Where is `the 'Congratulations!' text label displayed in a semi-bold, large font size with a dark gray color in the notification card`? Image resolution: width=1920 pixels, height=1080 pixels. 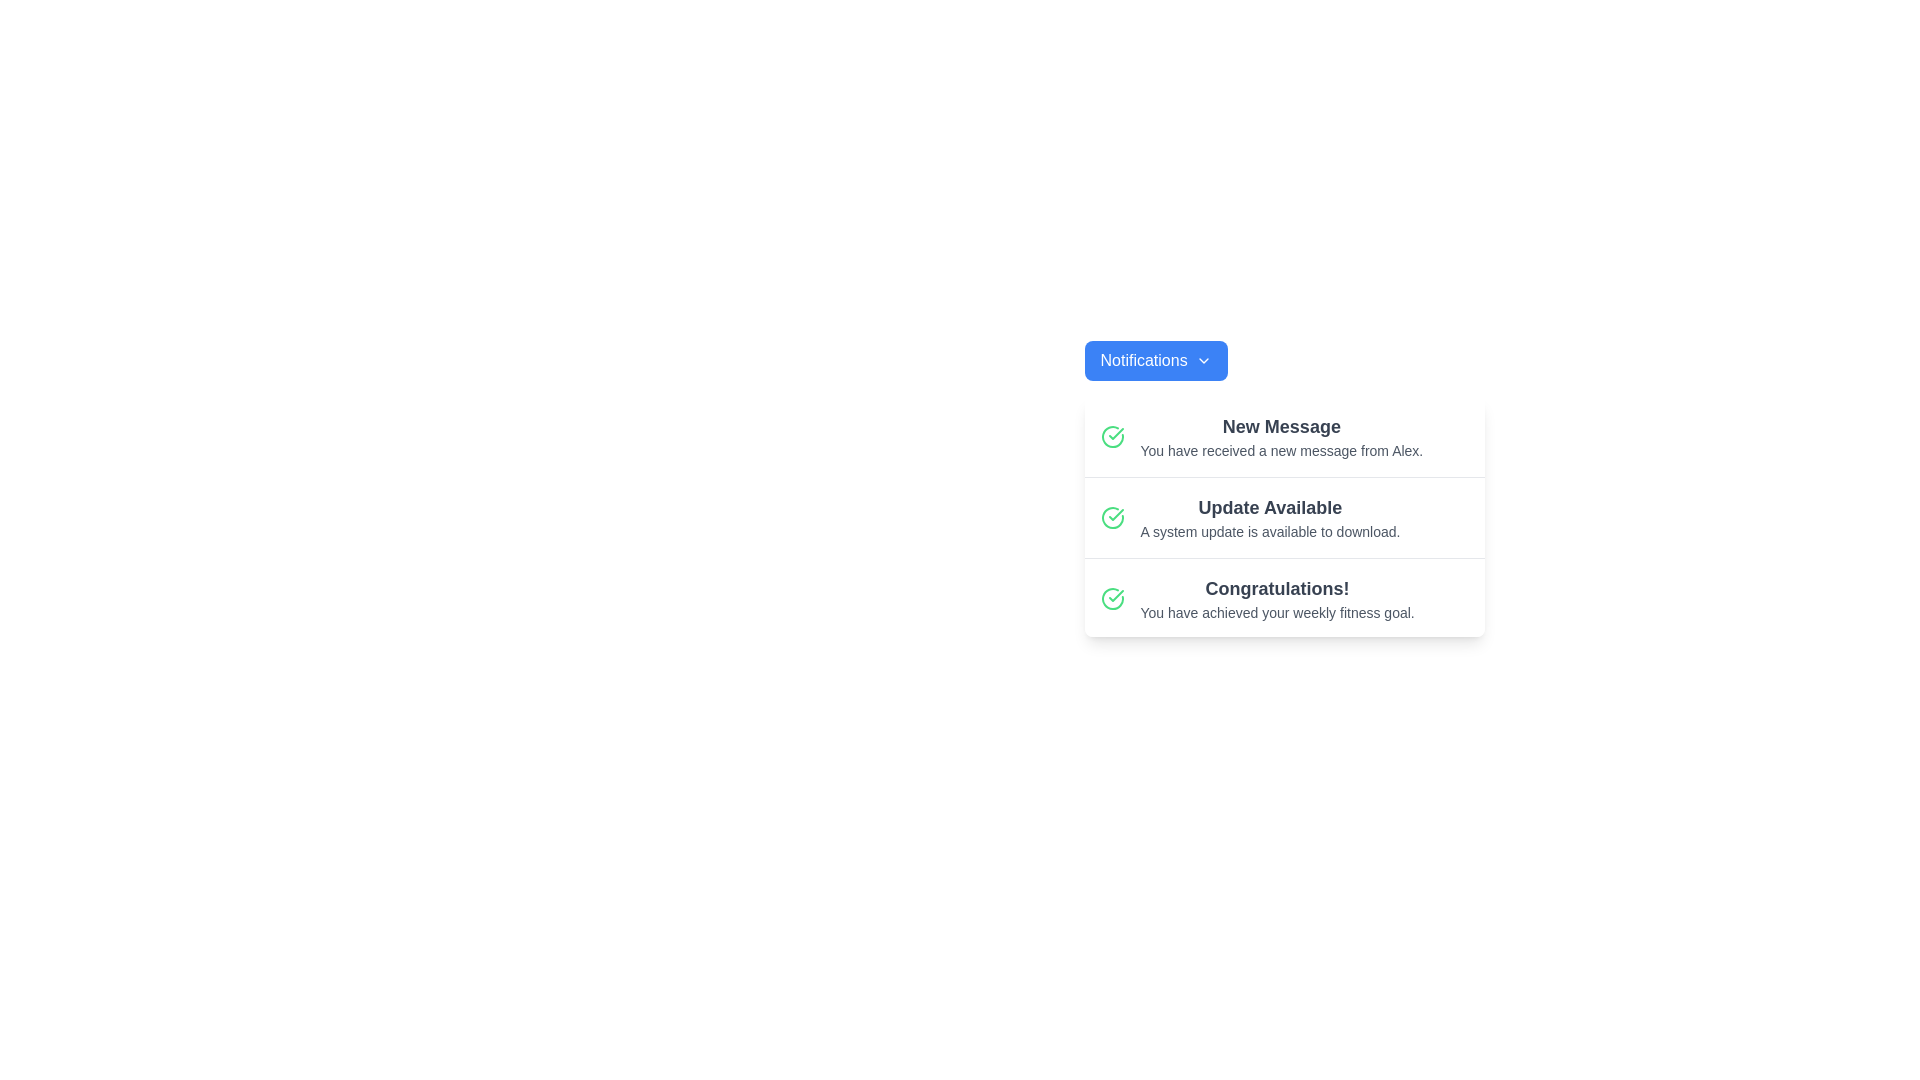
the 'Congratulations!' text label displayed in a semi-bold, large font size with a dark gray color in the notification card is located at coordinates (1276, 588).